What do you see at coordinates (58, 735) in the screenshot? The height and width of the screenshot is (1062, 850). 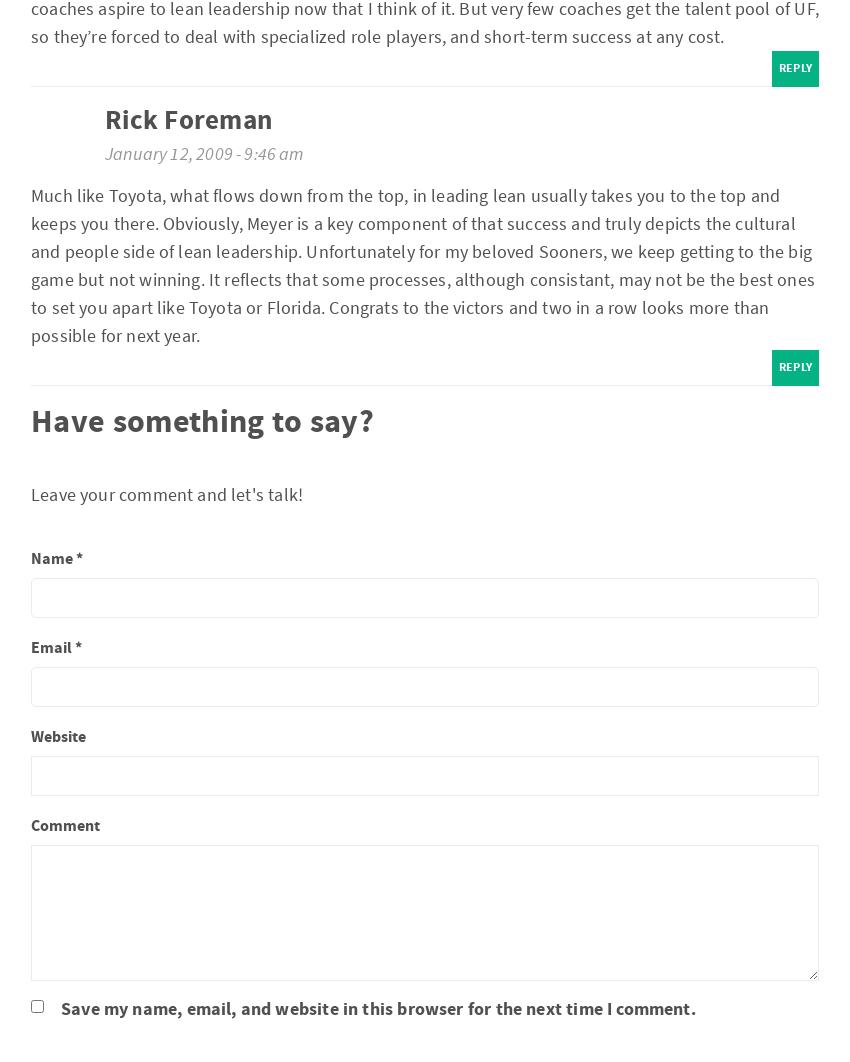 I see `'Website'` at bounding box center [58, 735].